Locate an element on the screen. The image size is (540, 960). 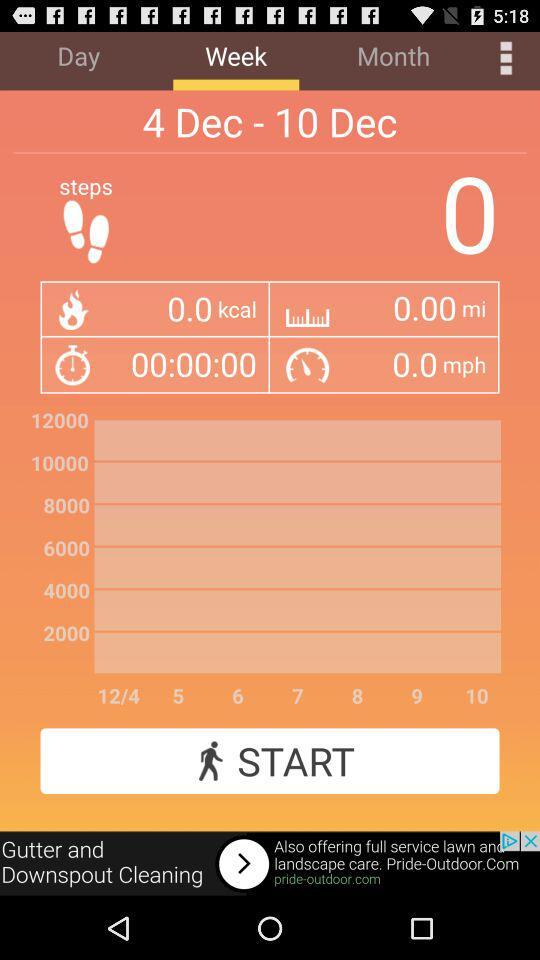
advertisement banner is located at coordinates (270, 863).